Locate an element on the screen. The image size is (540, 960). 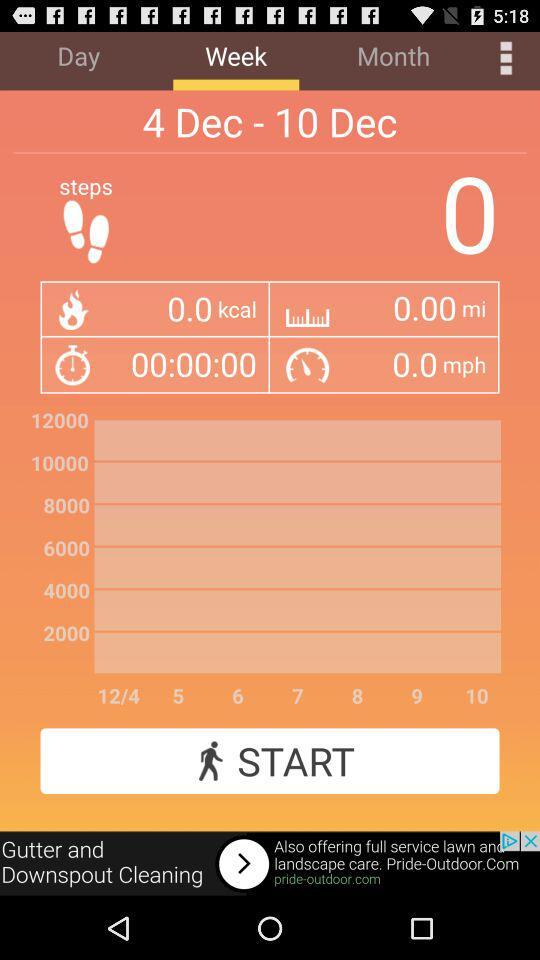
advertisement banner is located at coordinates (270, 863).